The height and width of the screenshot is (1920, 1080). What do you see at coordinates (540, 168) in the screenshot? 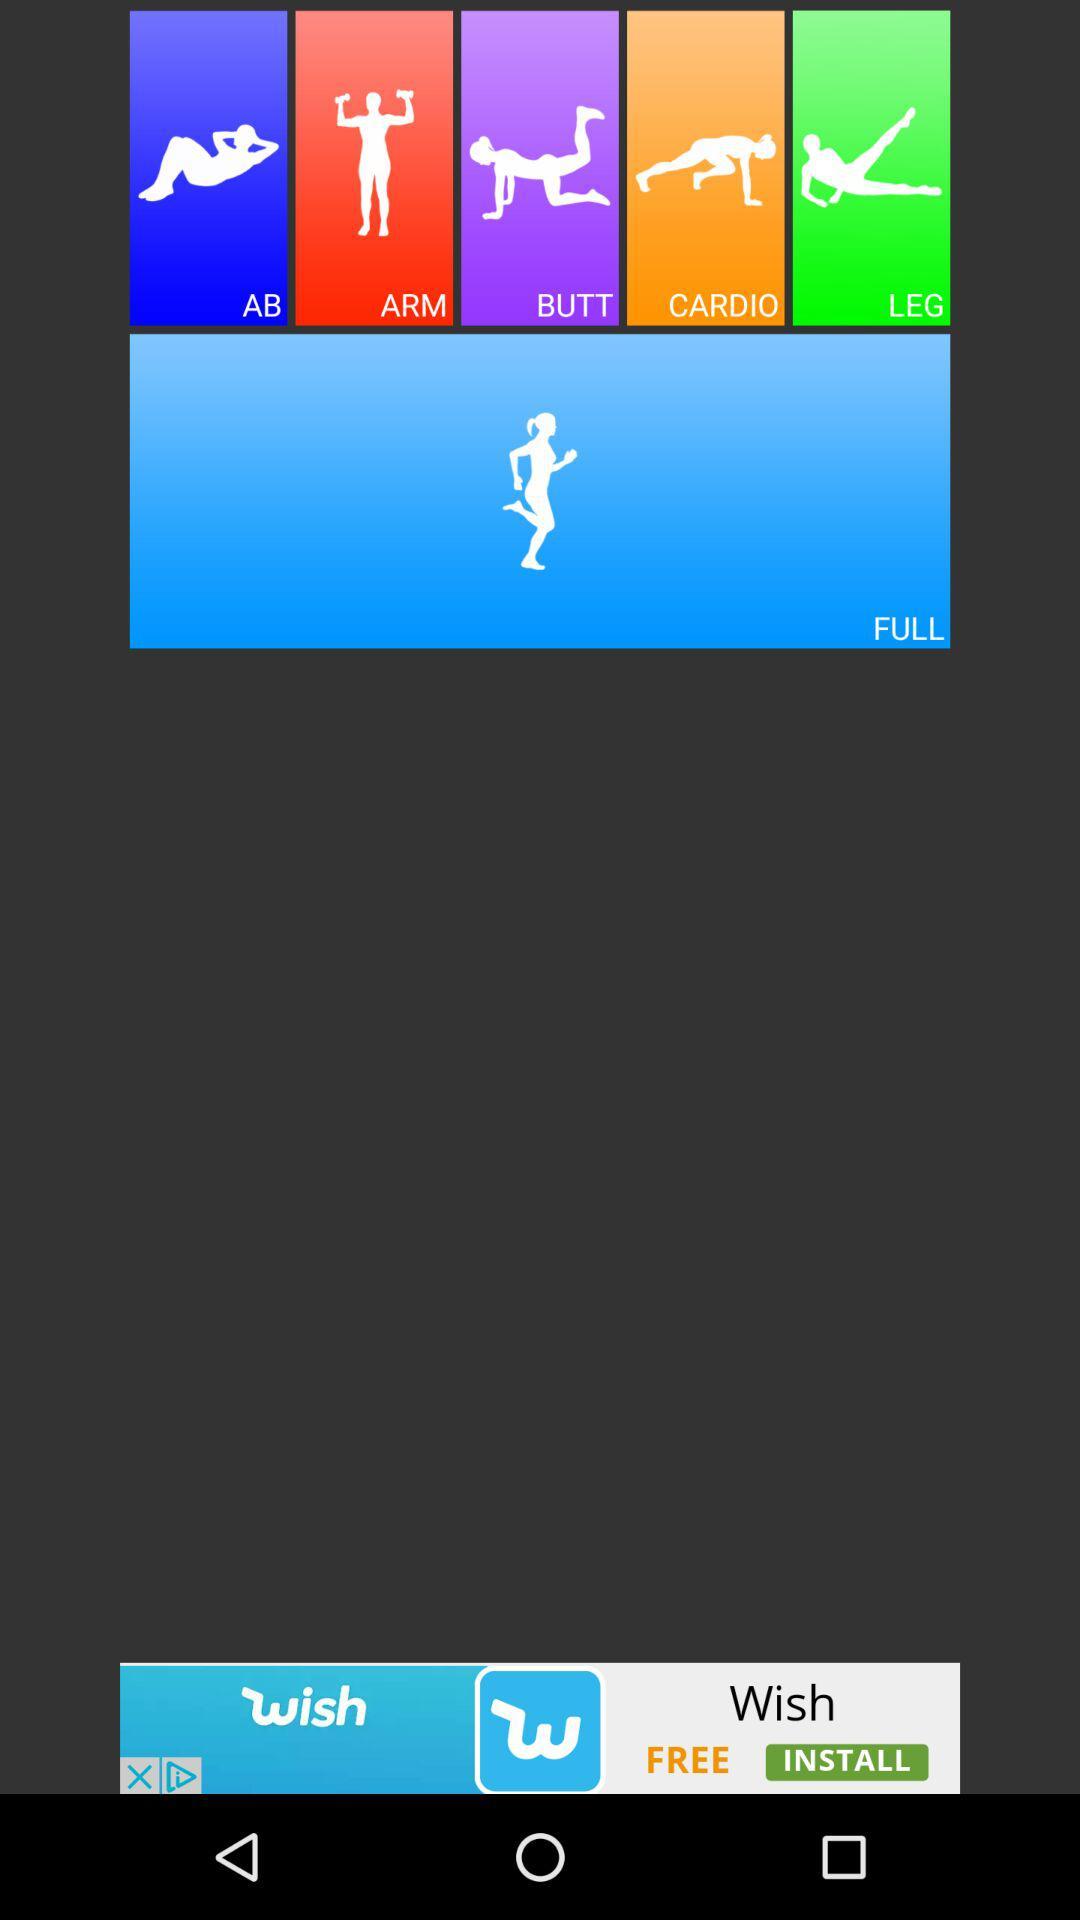
I see `open the butt exercise function` at bounding box center [540, 168].